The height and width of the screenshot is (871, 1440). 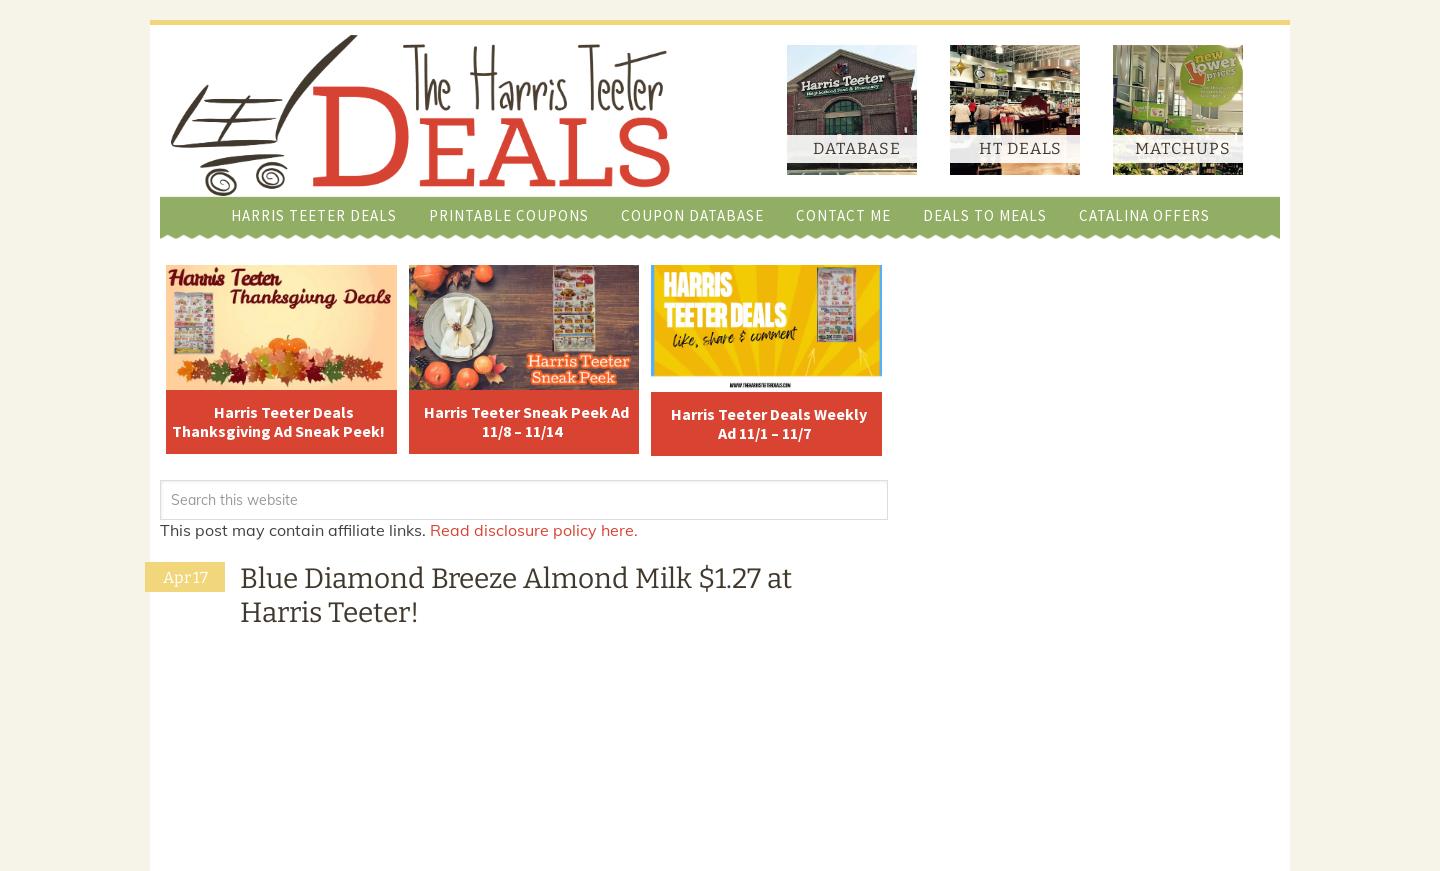 I want to click on '17', so click(x=199, y=576).